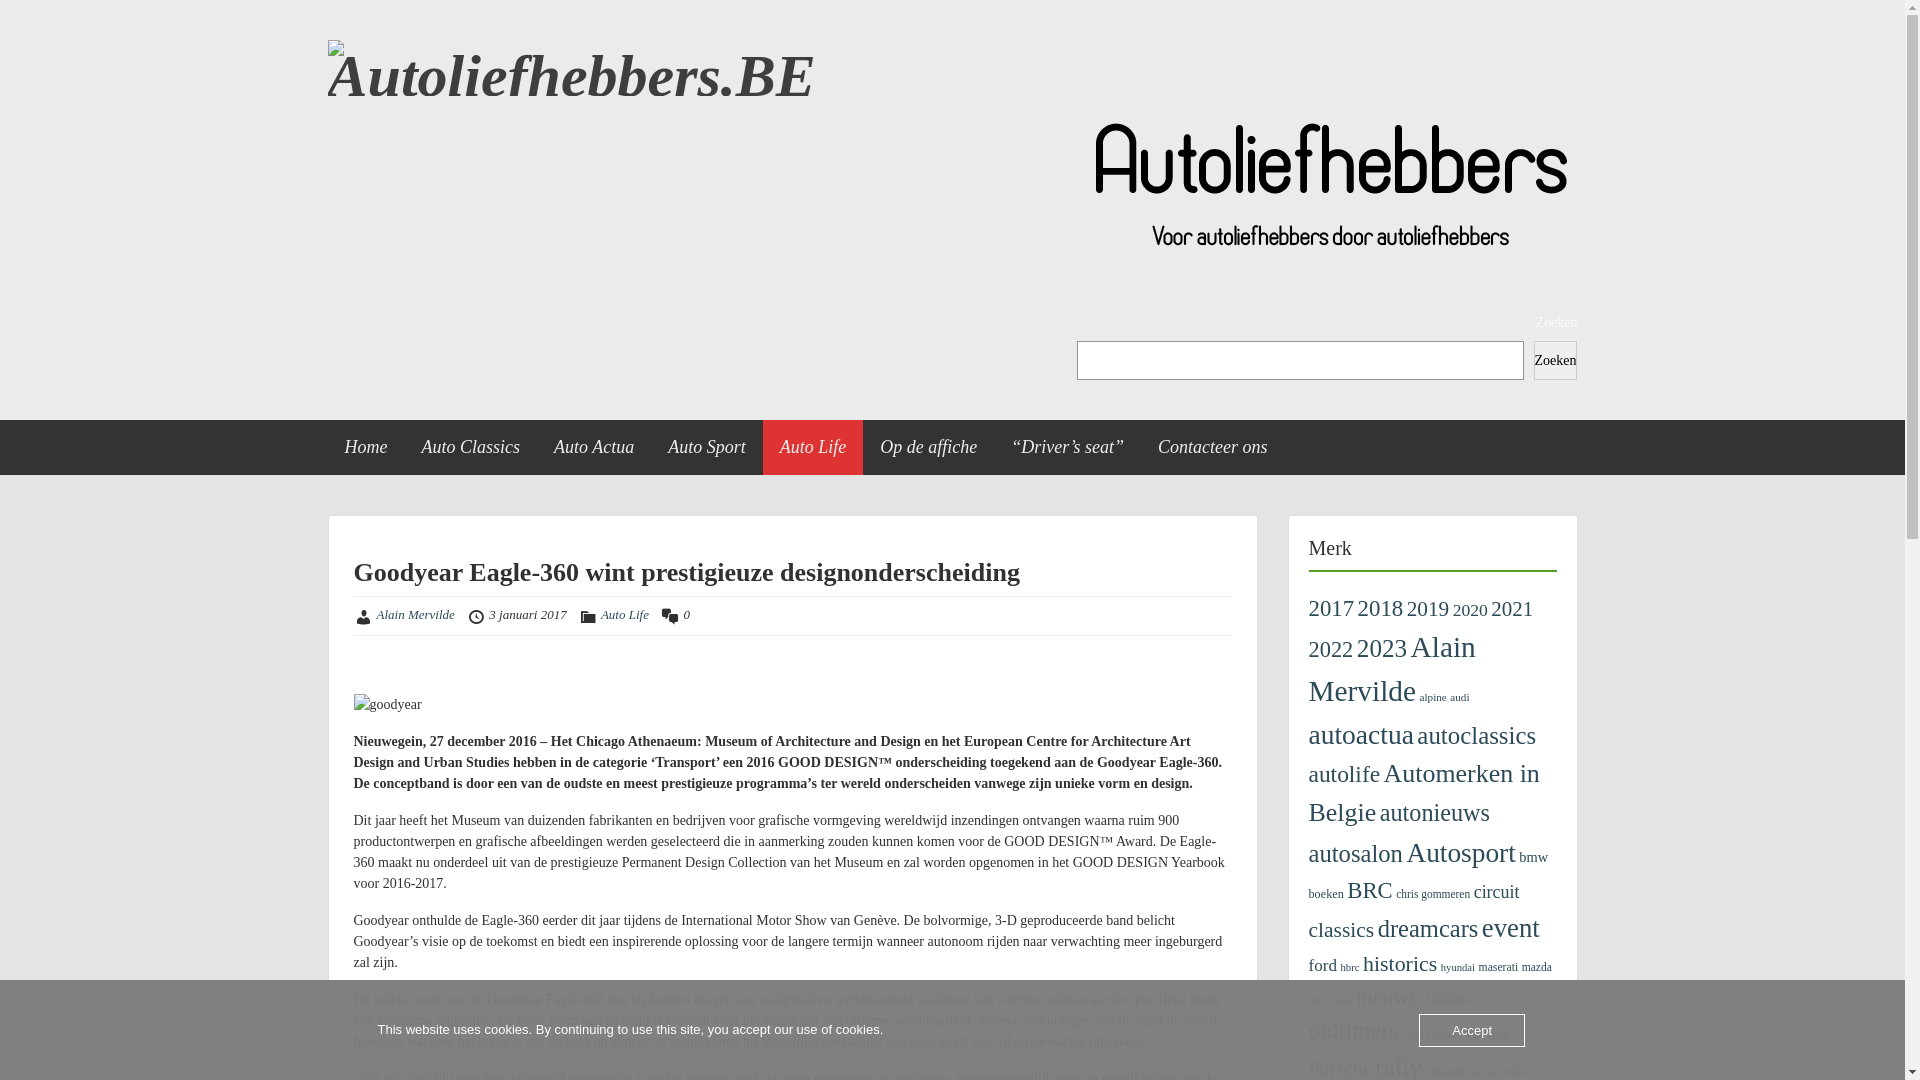 Image resolution: width=1920 pixels, height=1080 pixels. Describe the element at coordinates (327, 446) in the screenshot. I see `'Home'` at that location.